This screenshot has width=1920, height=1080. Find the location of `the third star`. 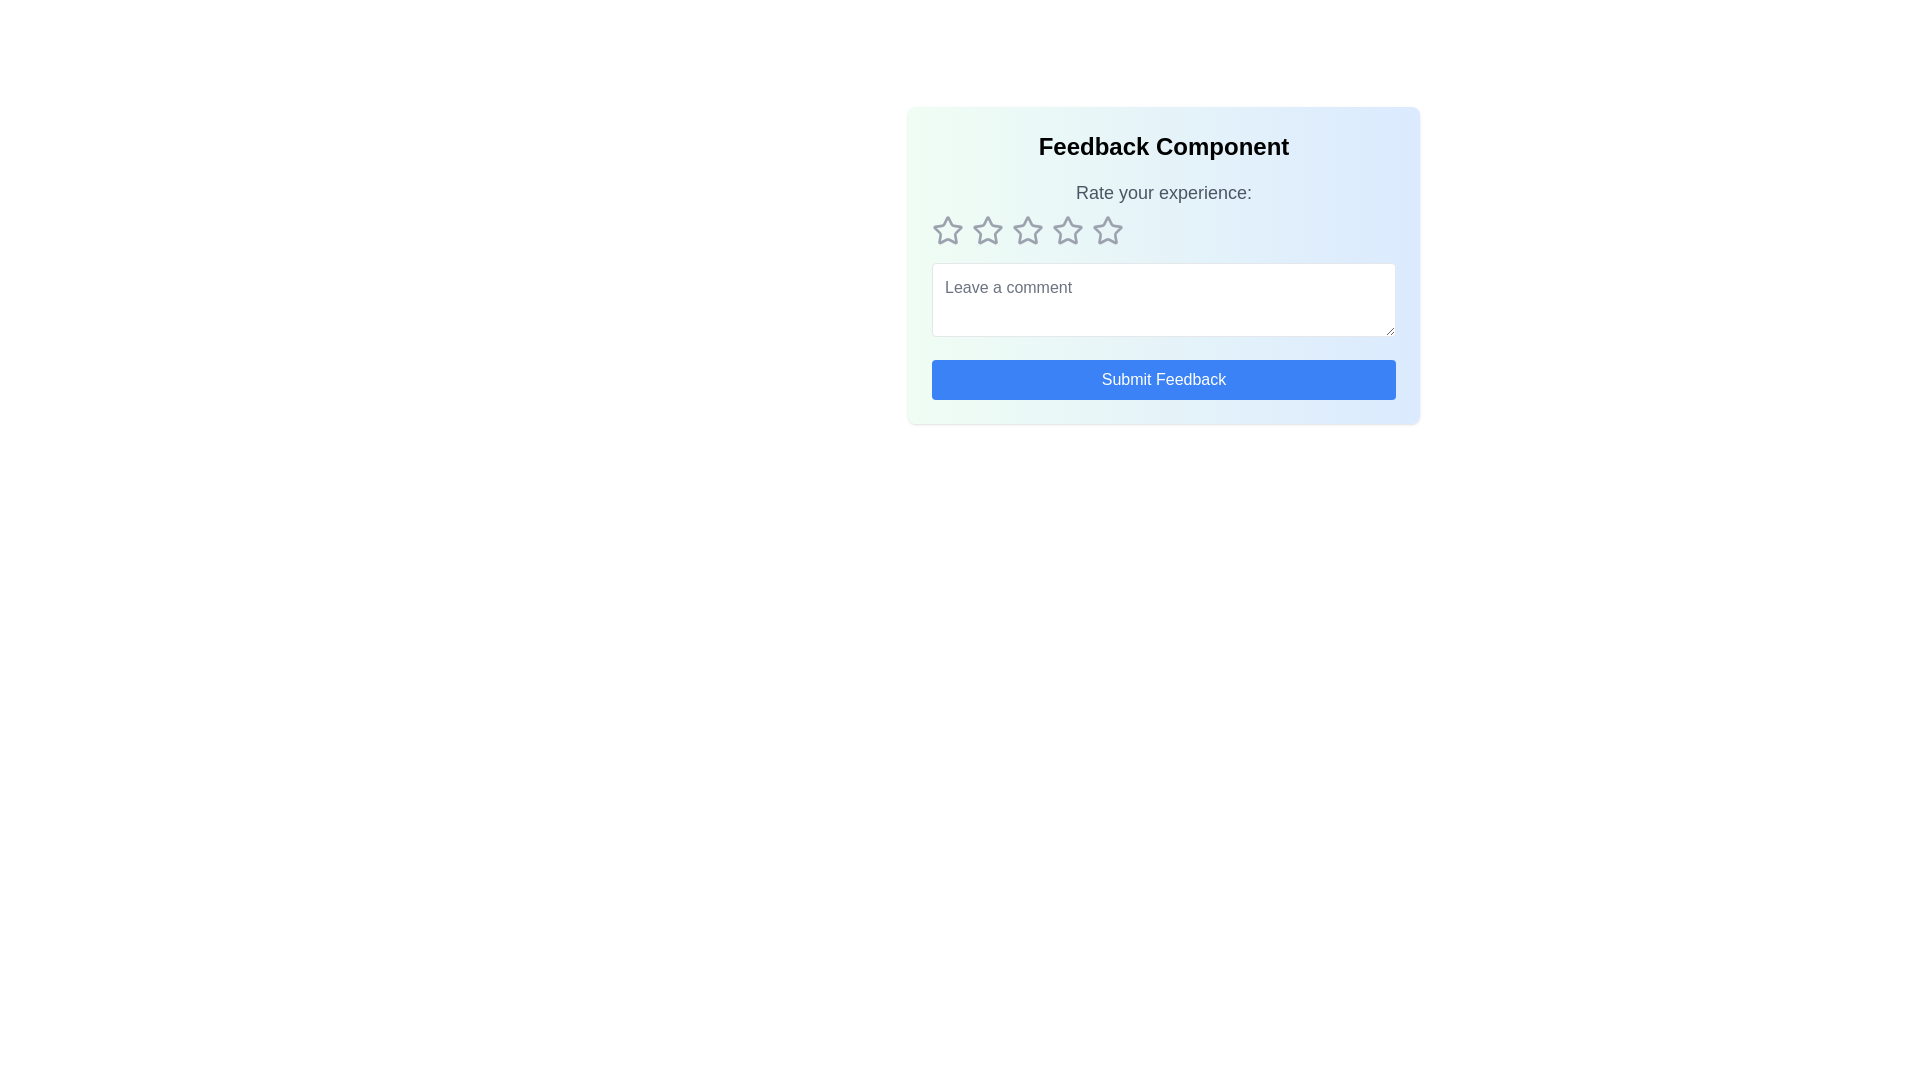

the third star is located at coordinates (1067, 229).